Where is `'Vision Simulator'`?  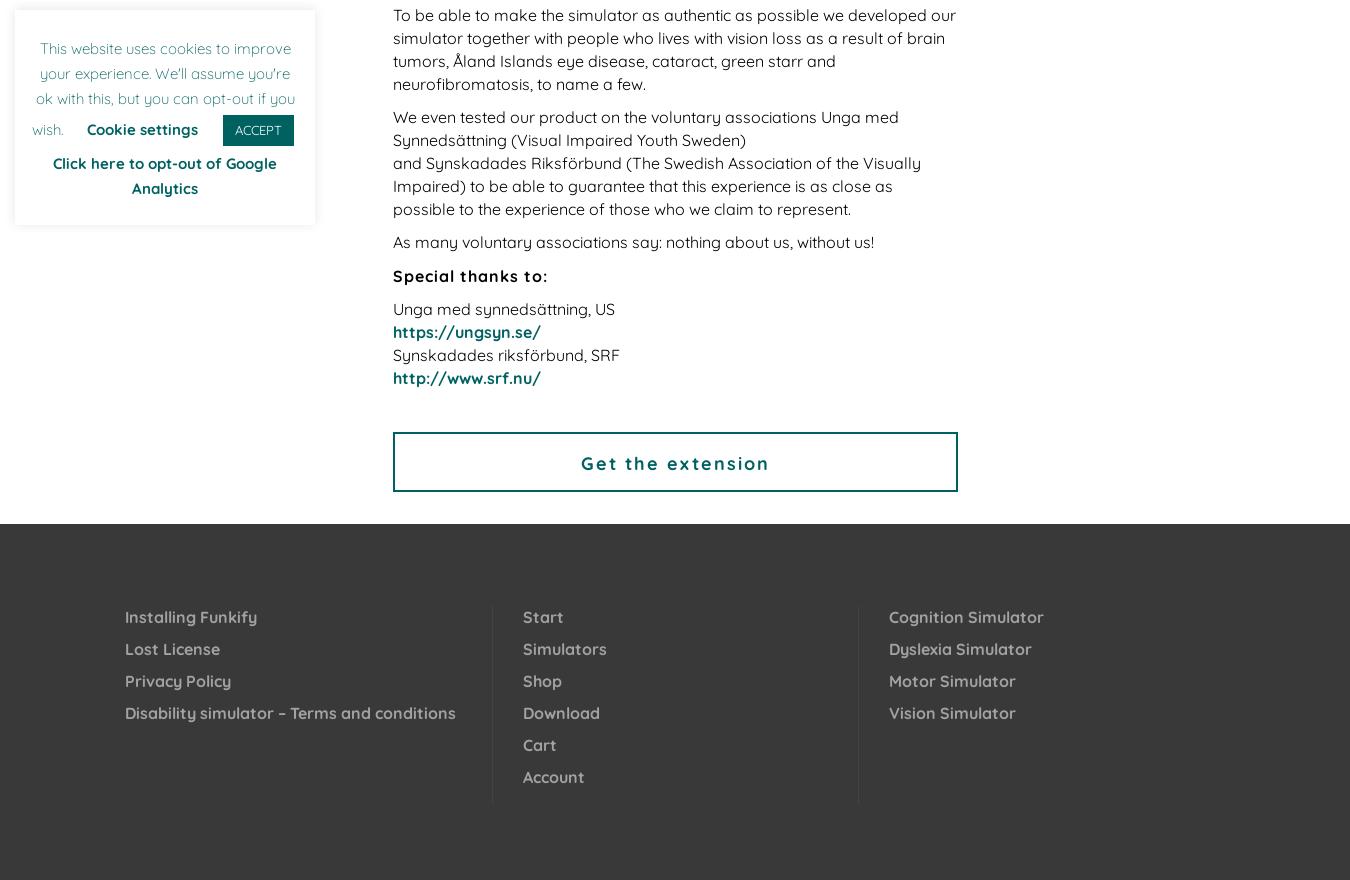 'Vision Simulator' is located at coordinates (951, 712).